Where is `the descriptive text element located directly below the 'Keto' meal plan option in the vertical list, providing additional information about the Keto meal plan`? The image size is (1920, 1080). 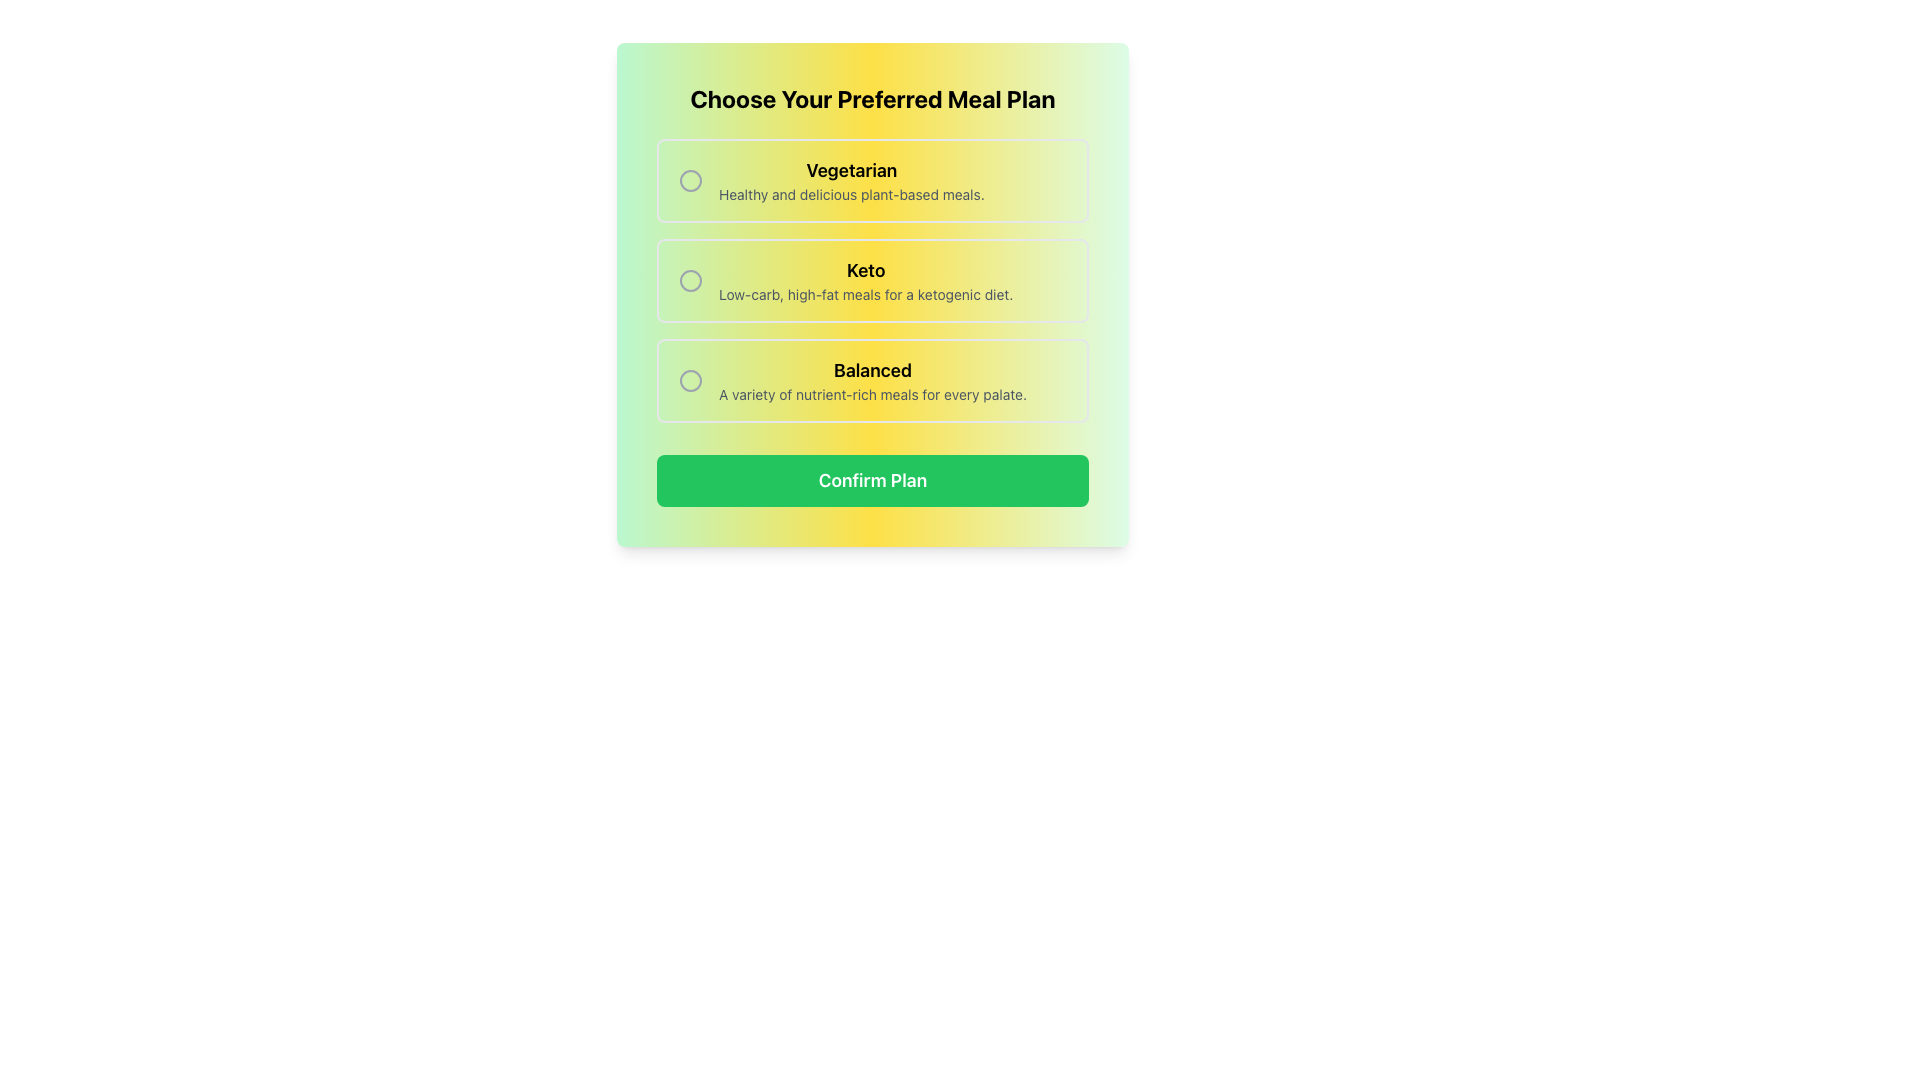
the descriptive text element located directly below the 'Keto' meal plan option in the vertical list, providing additional information about the Keto meal plan is located at coordinates (866, 294).